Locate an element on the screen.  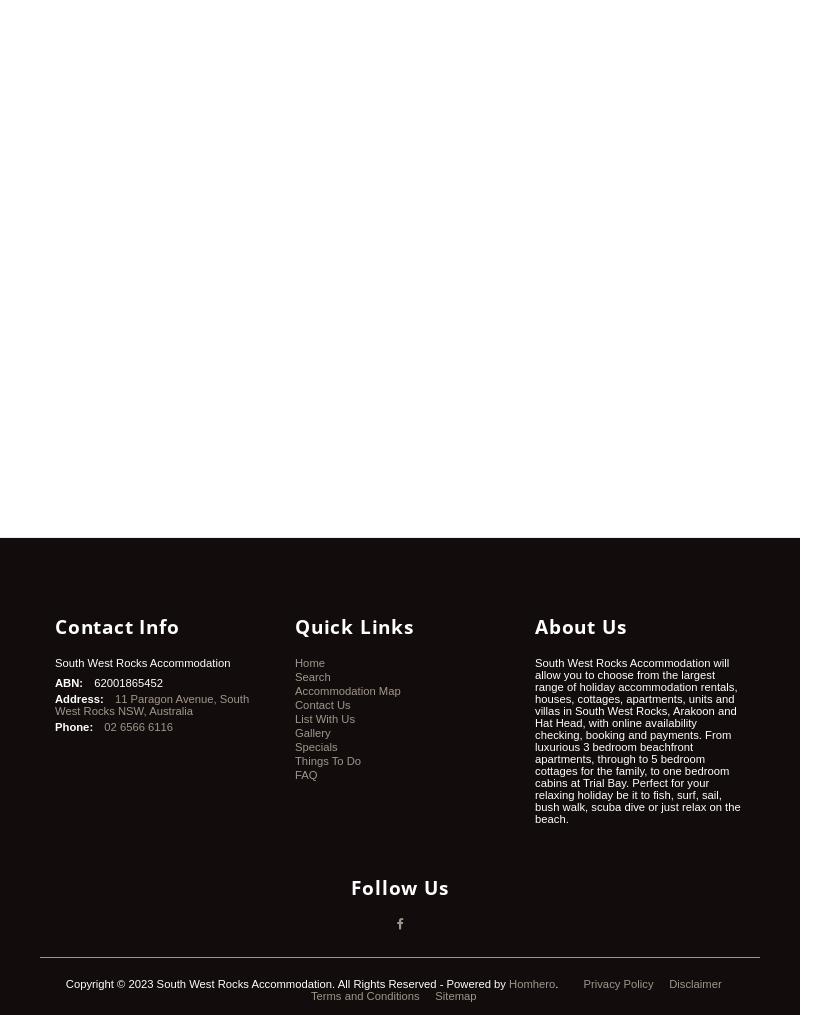
'Copyright © 2023 South West Rocks Accommodation. All Rights Reserved - Powered by' is located at coordinates (285, 984).